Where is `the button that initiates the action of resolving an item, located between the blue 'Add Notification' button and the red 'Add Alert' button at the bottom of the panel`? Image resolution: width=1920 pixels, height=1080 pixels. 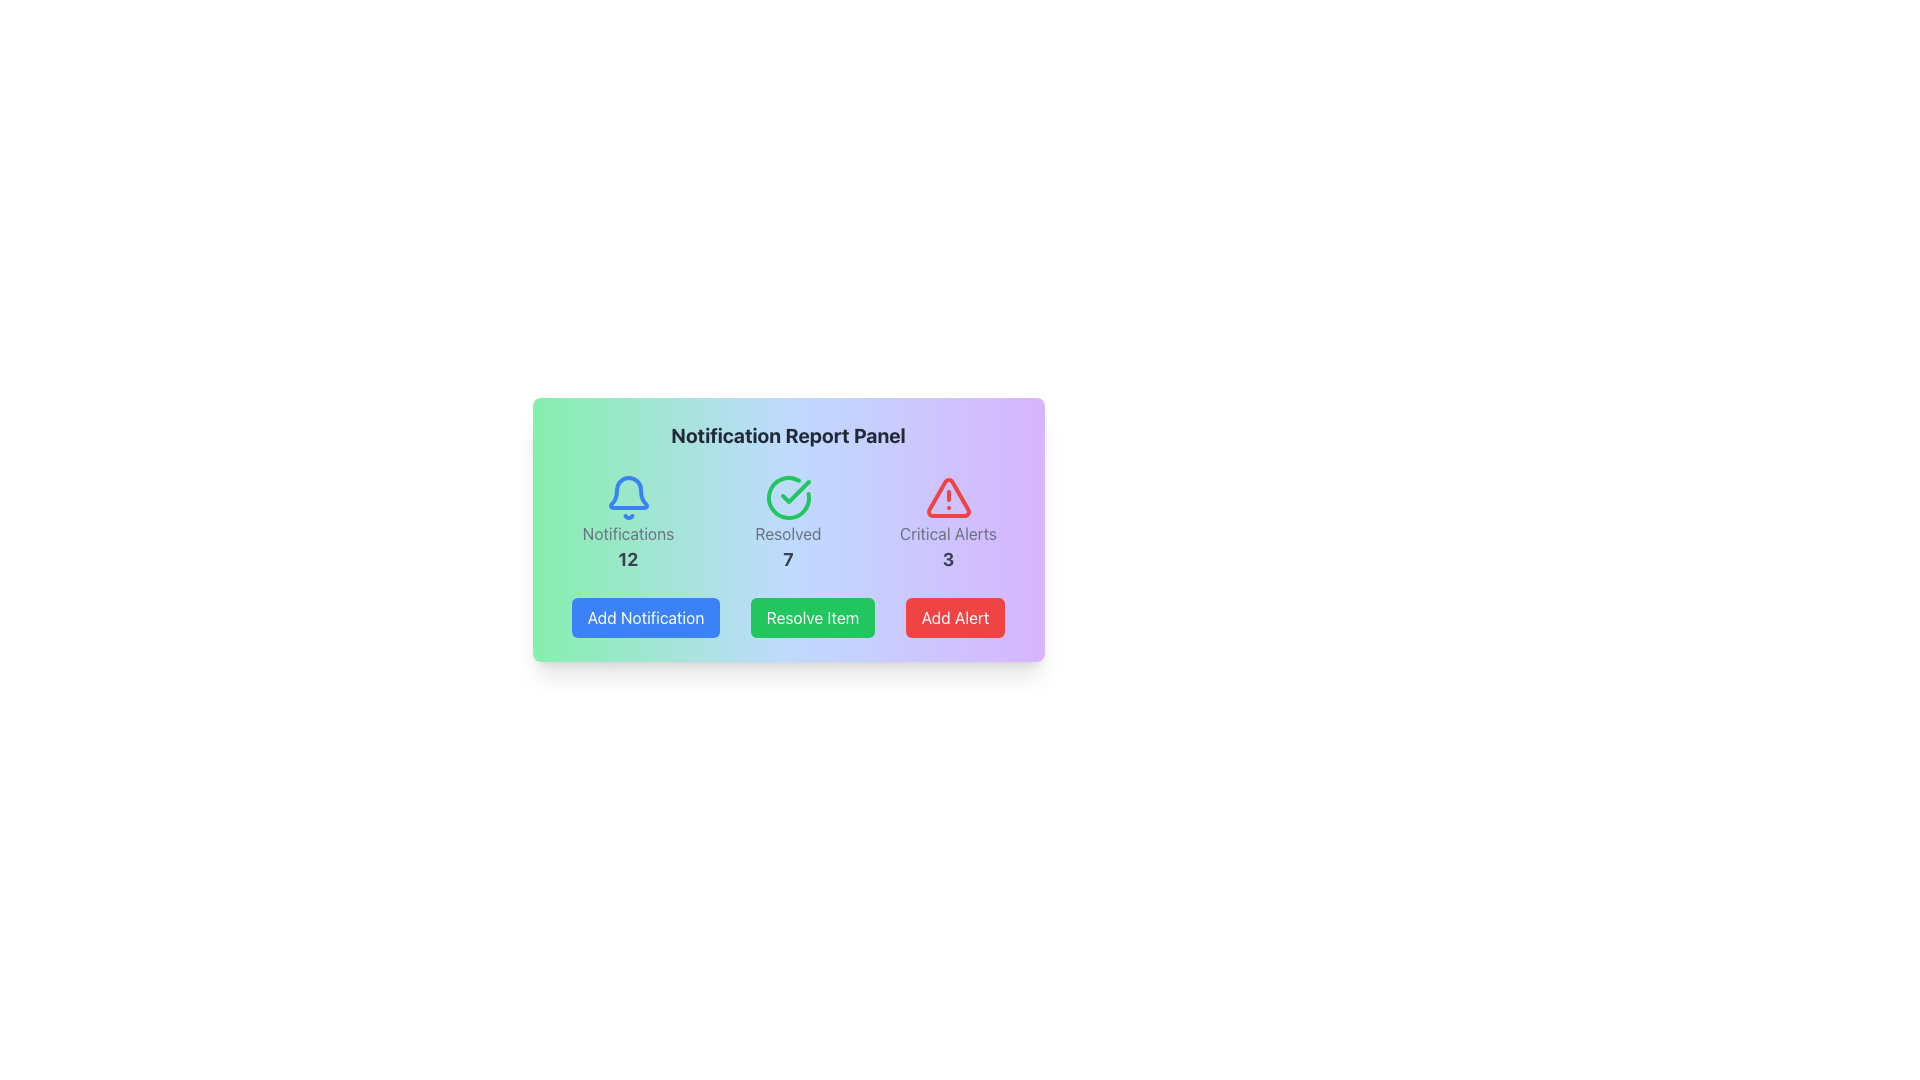 the button that initiates the action of resolving an item, located between the blue 'Add Notification' button and the red 'Add Alert' button at the bottom of the panel is located at coordinates (787, 616).